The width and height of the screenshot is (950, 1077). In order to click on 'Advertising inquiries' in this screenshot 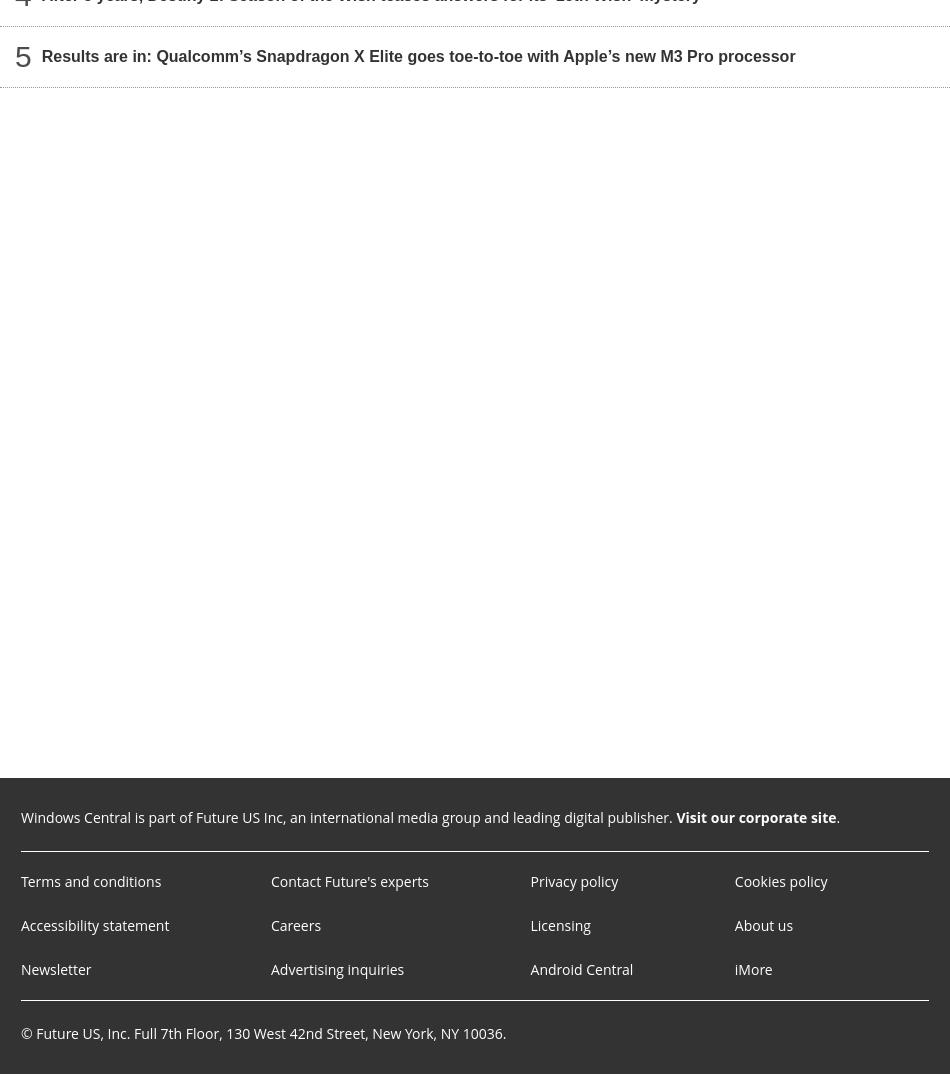, I will do `click(335, 969)`.